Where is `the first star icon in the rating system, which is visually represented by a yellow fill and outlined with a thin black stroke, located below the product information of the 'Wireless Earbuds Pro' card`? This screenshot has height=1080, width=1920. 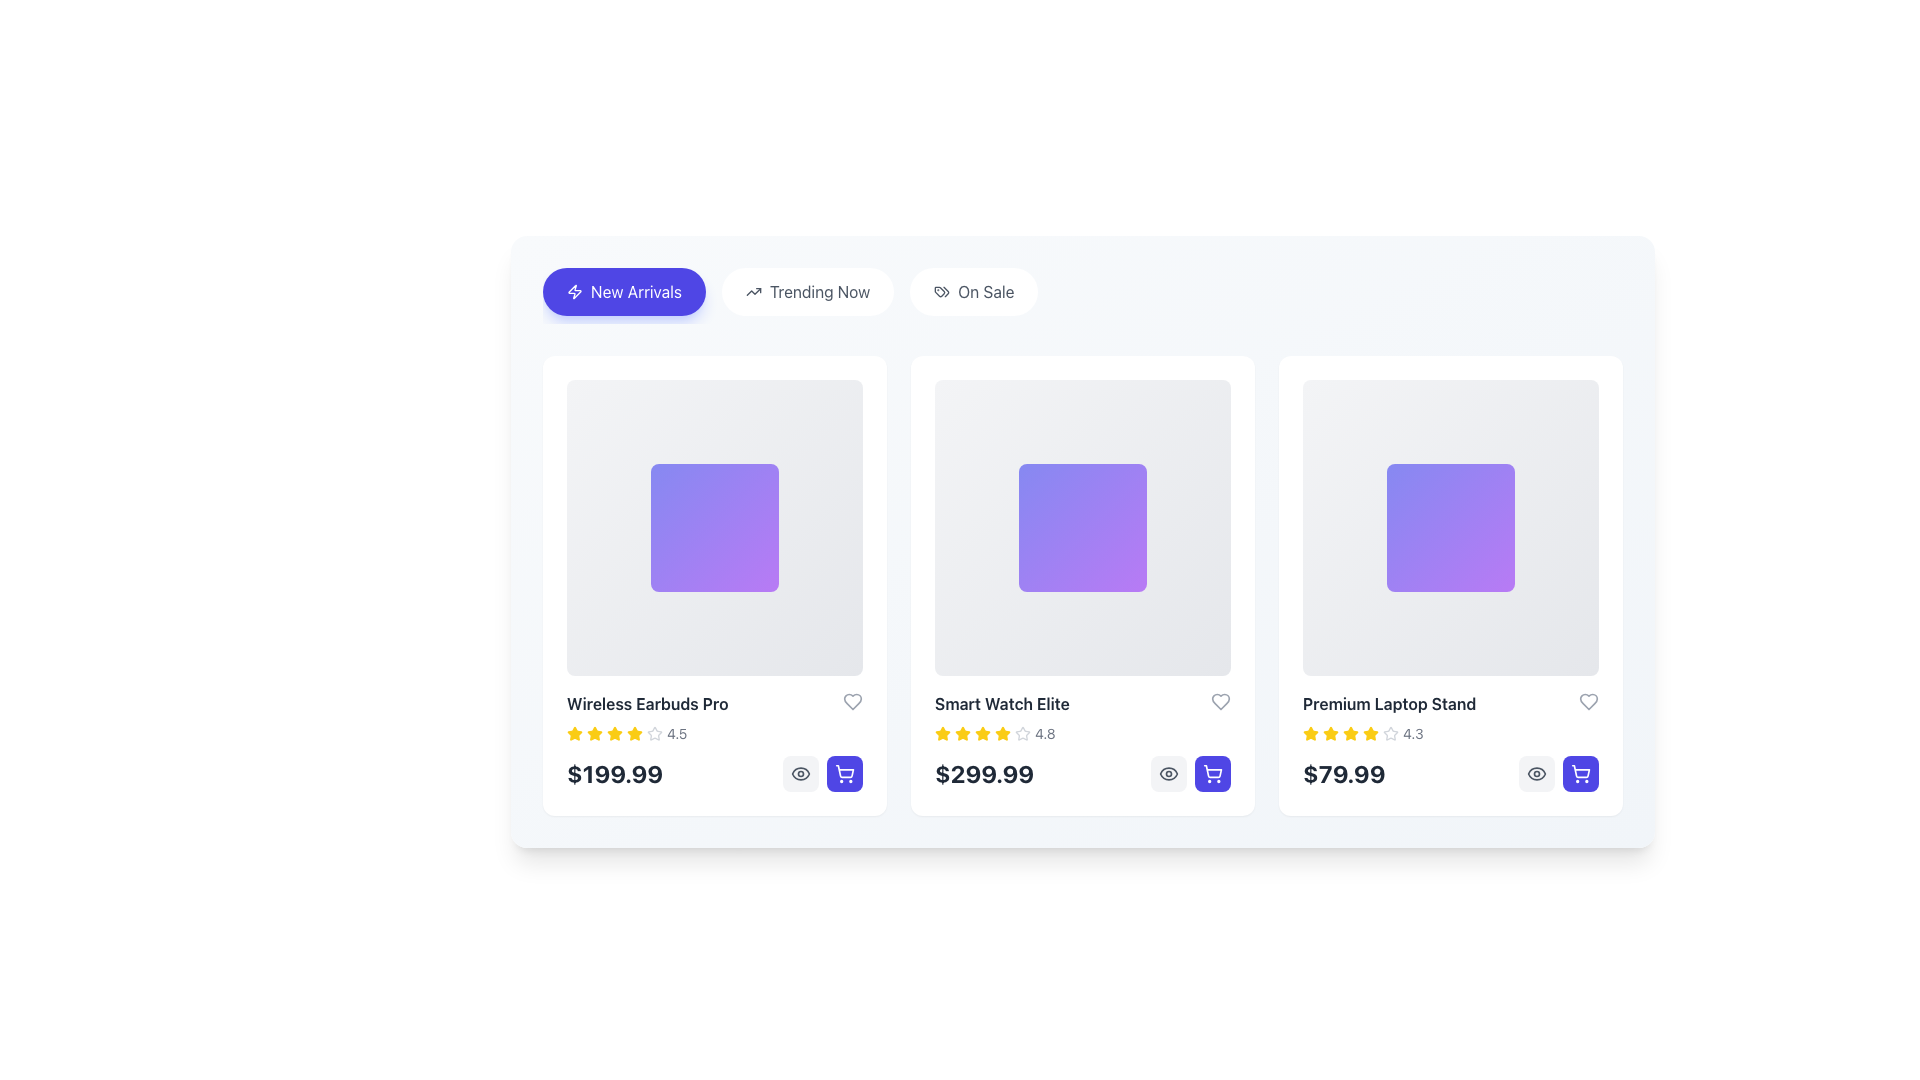
the first star icon in the rating system, which is visually represented by a yellow fill and outlined with a thin black stroke, located below the product information of the 'Wireless Earbuds Pro' card is located at coordinates (574, 733).